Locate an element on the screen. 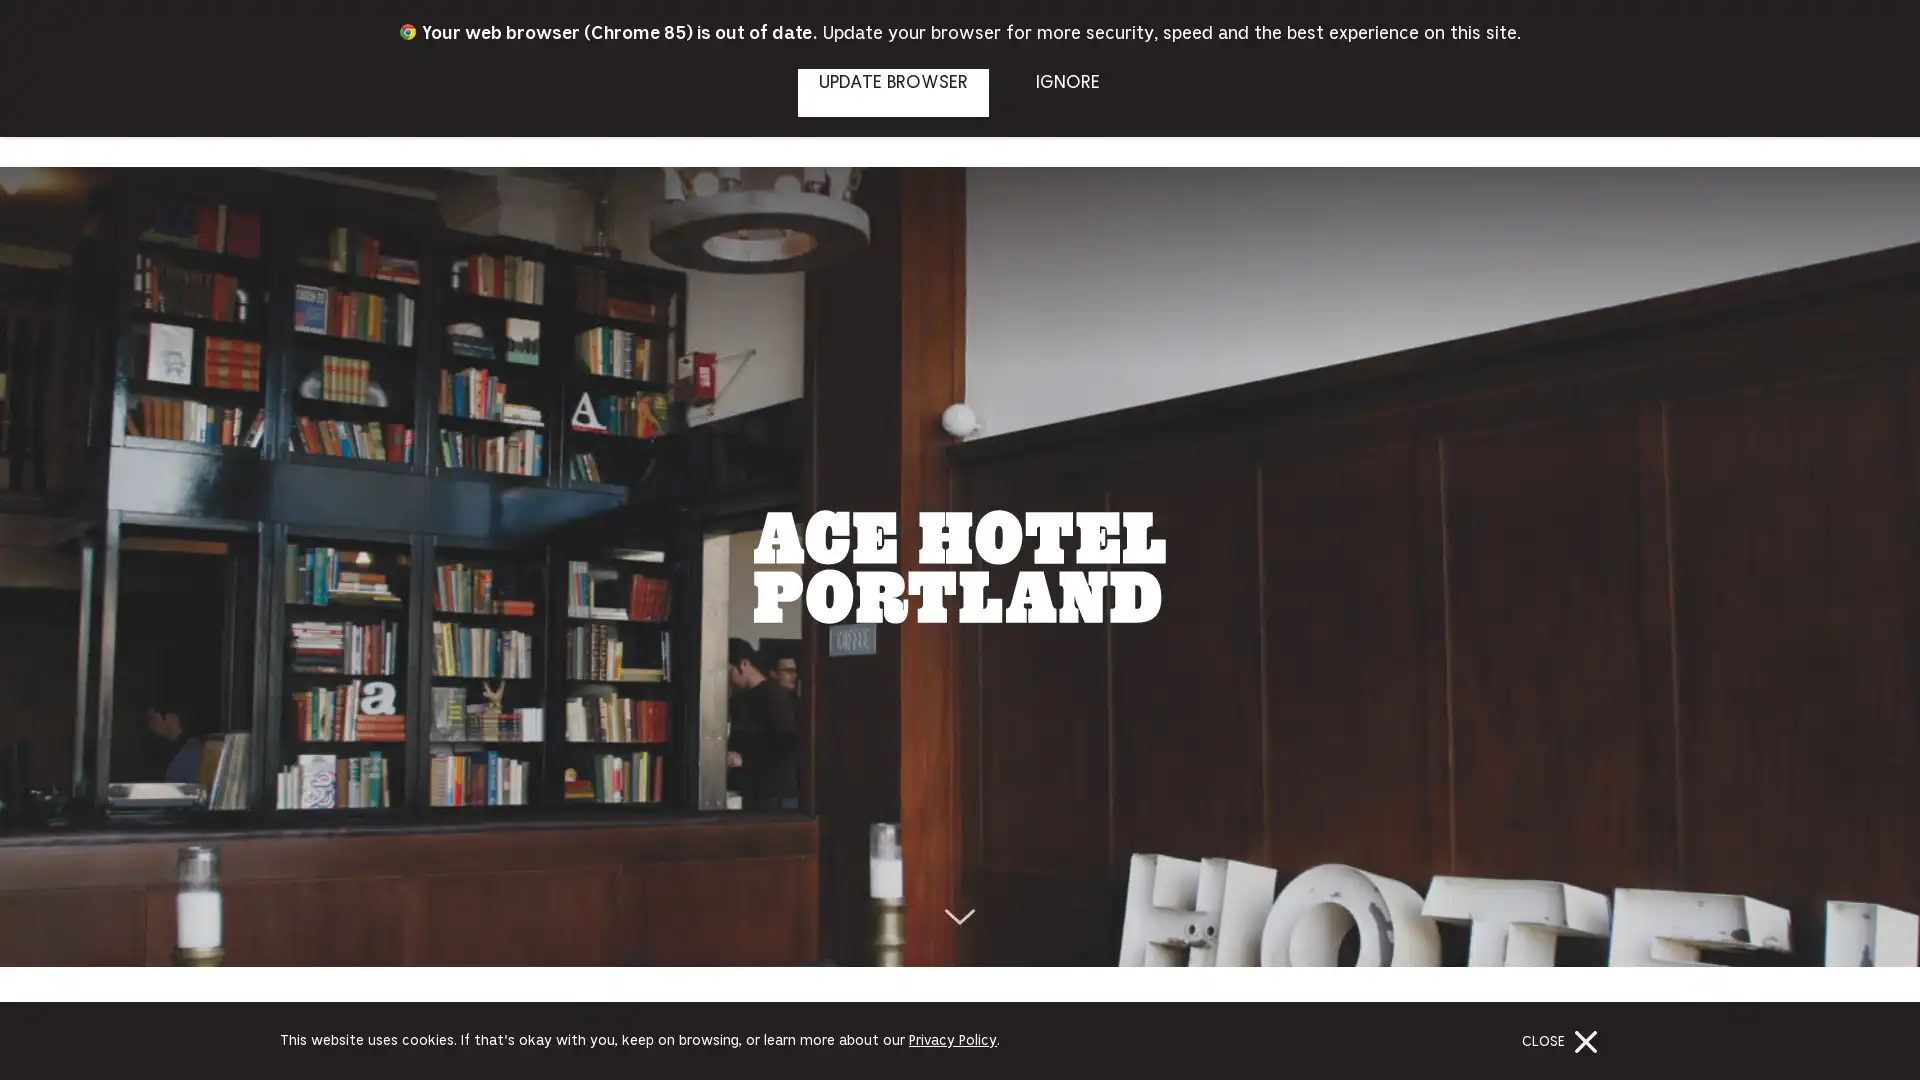 The height and width of the screenshot is (1080, 1920). CLOSE COOKIE DISCLOSURE NOTICE is located at coordinates (1563, 1040).